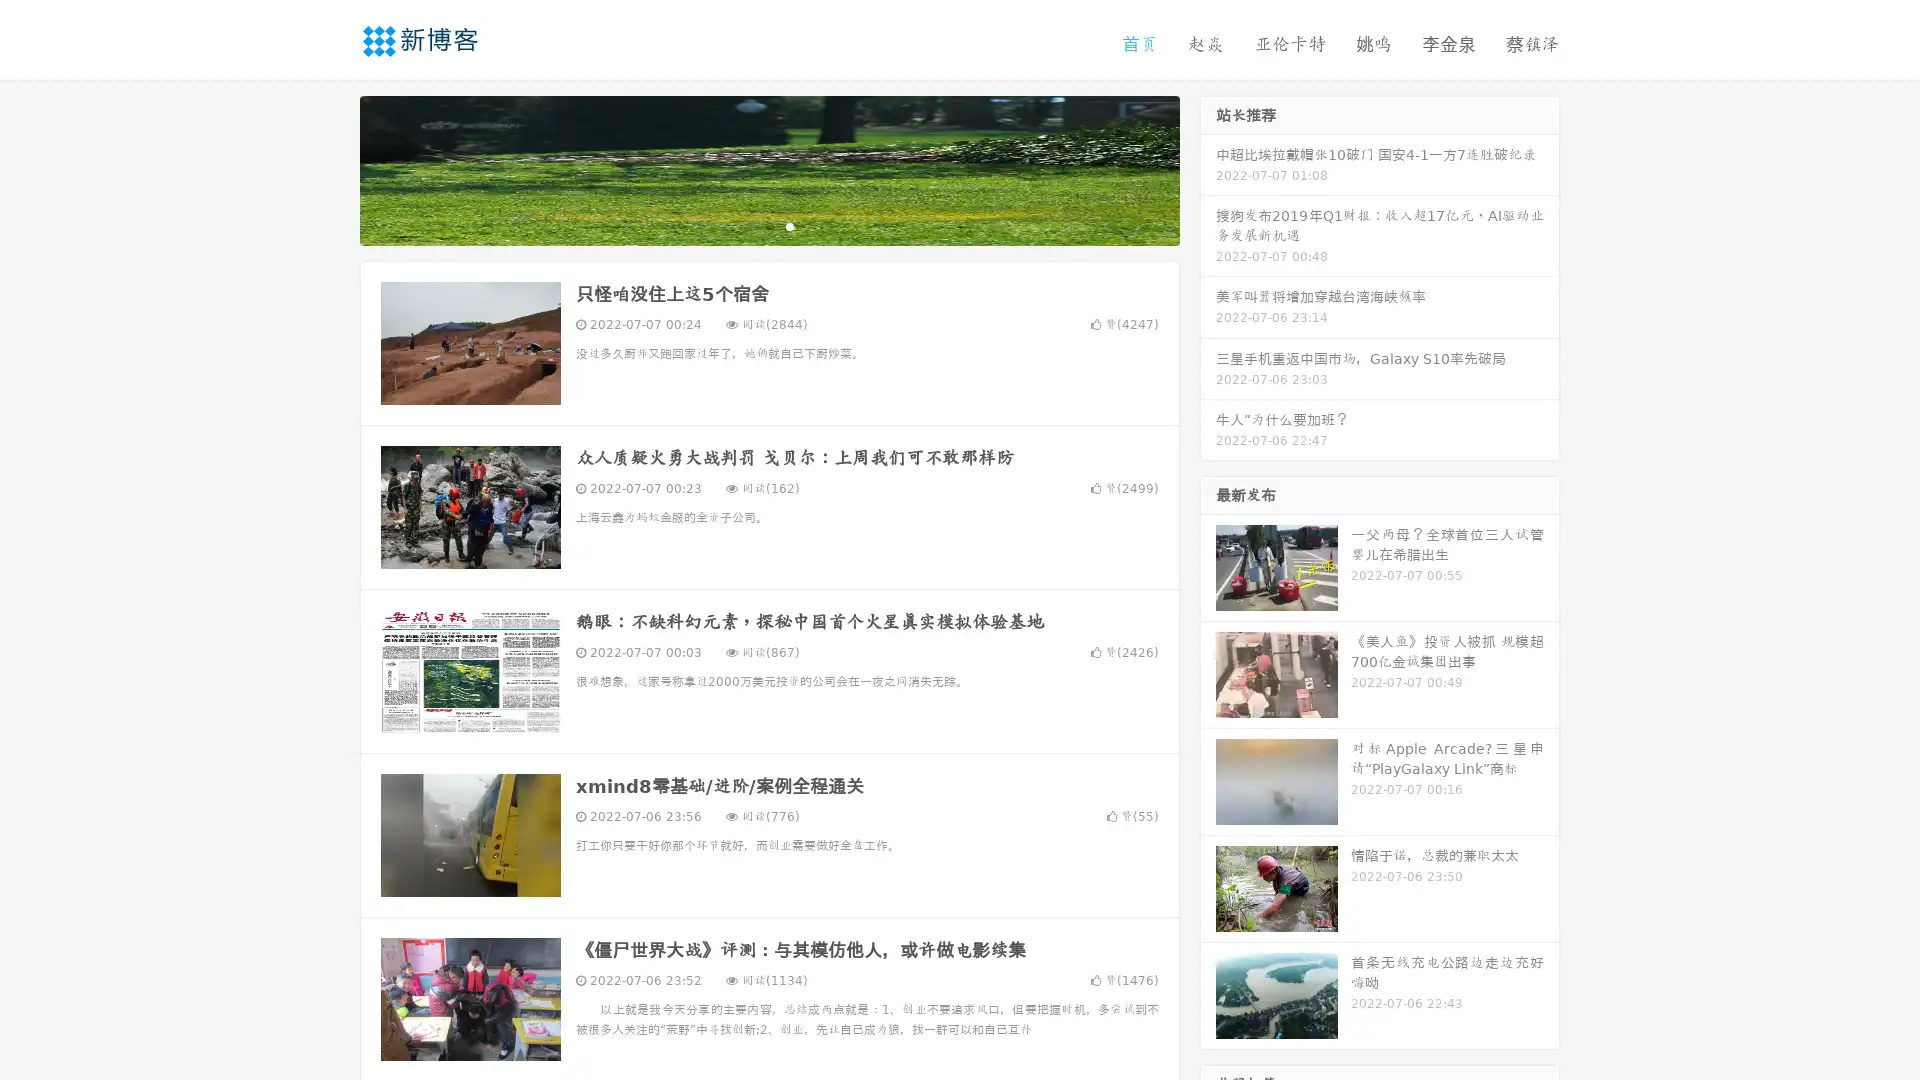  What do you see at coordinates (748, 225) in the screenshot?
I see `Go to slide 1` at bounding box center [748, 225].